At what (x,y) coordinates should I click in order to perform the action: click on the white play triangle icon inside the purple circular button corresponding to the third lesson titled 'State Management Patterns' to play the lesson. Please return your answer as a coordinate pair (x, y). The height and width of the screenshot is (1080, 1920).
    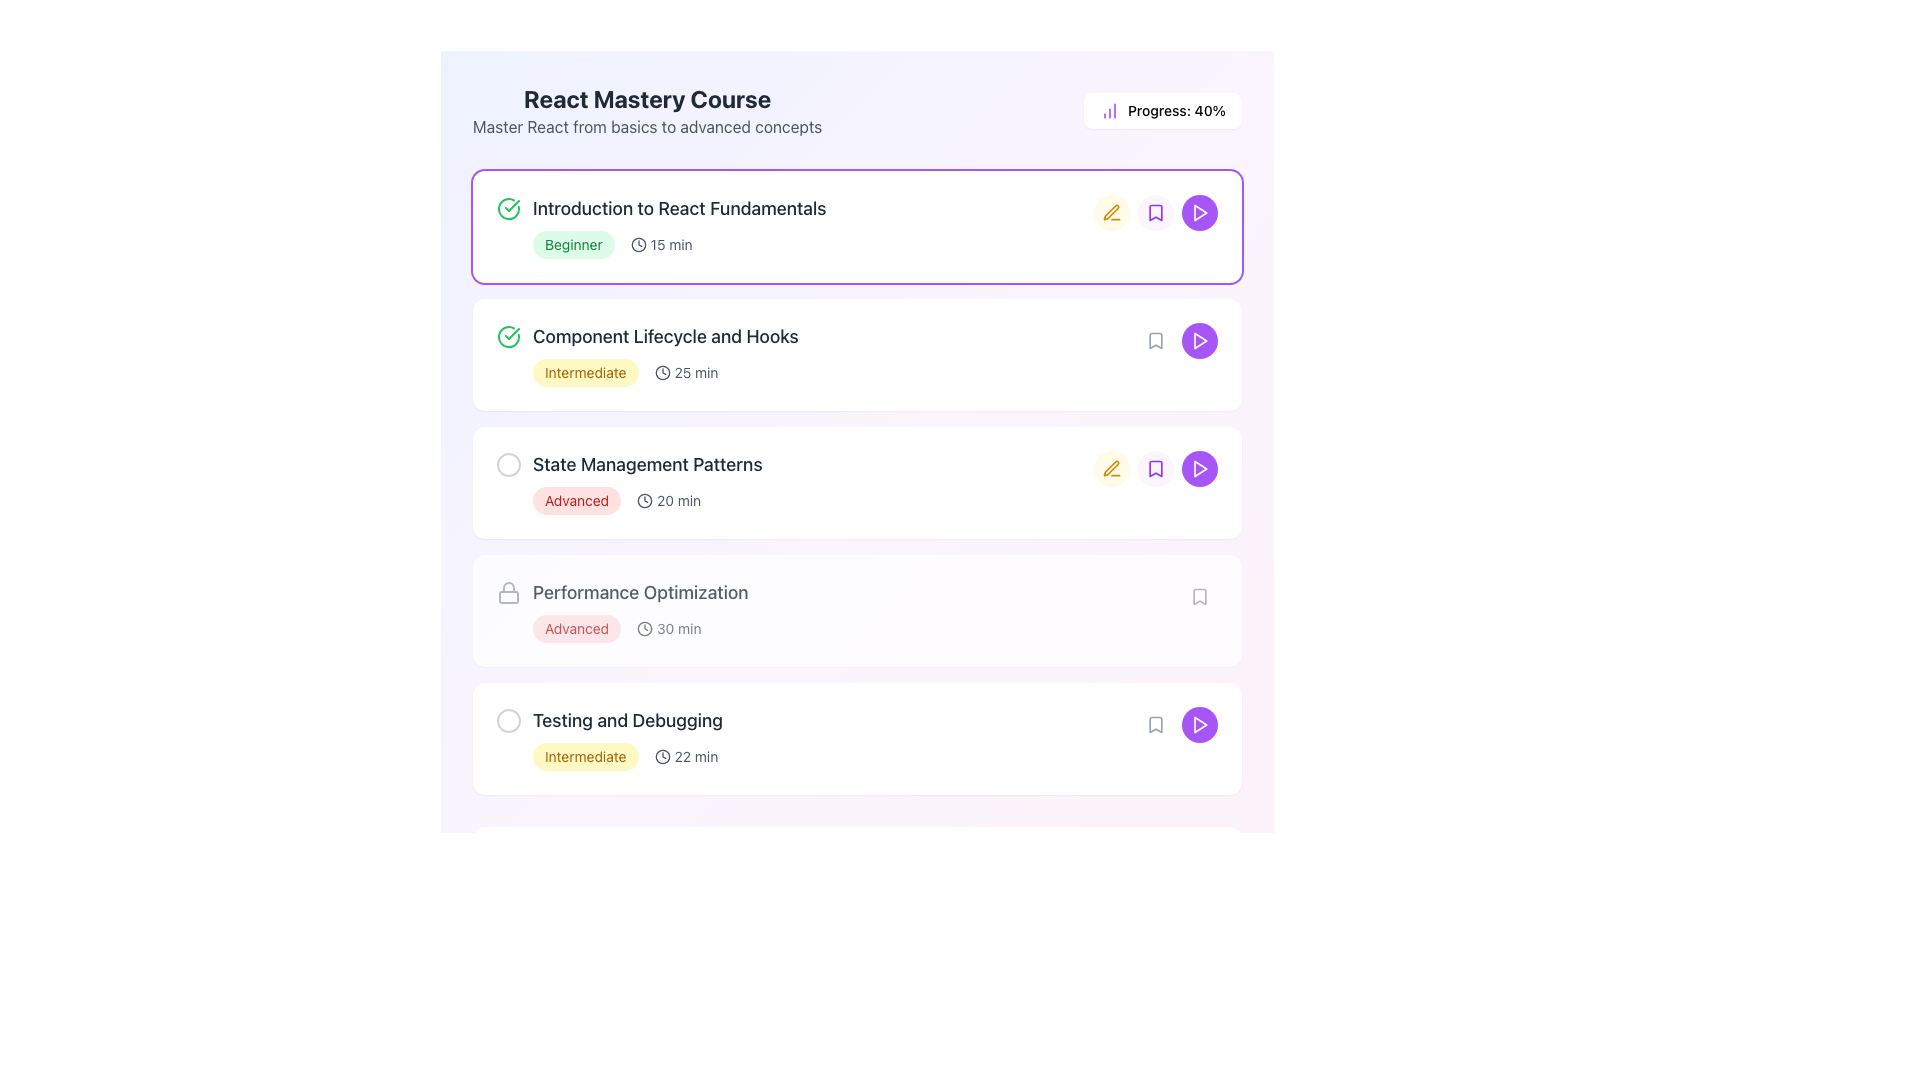
    Looking at the image, I should click on (1200, 469).